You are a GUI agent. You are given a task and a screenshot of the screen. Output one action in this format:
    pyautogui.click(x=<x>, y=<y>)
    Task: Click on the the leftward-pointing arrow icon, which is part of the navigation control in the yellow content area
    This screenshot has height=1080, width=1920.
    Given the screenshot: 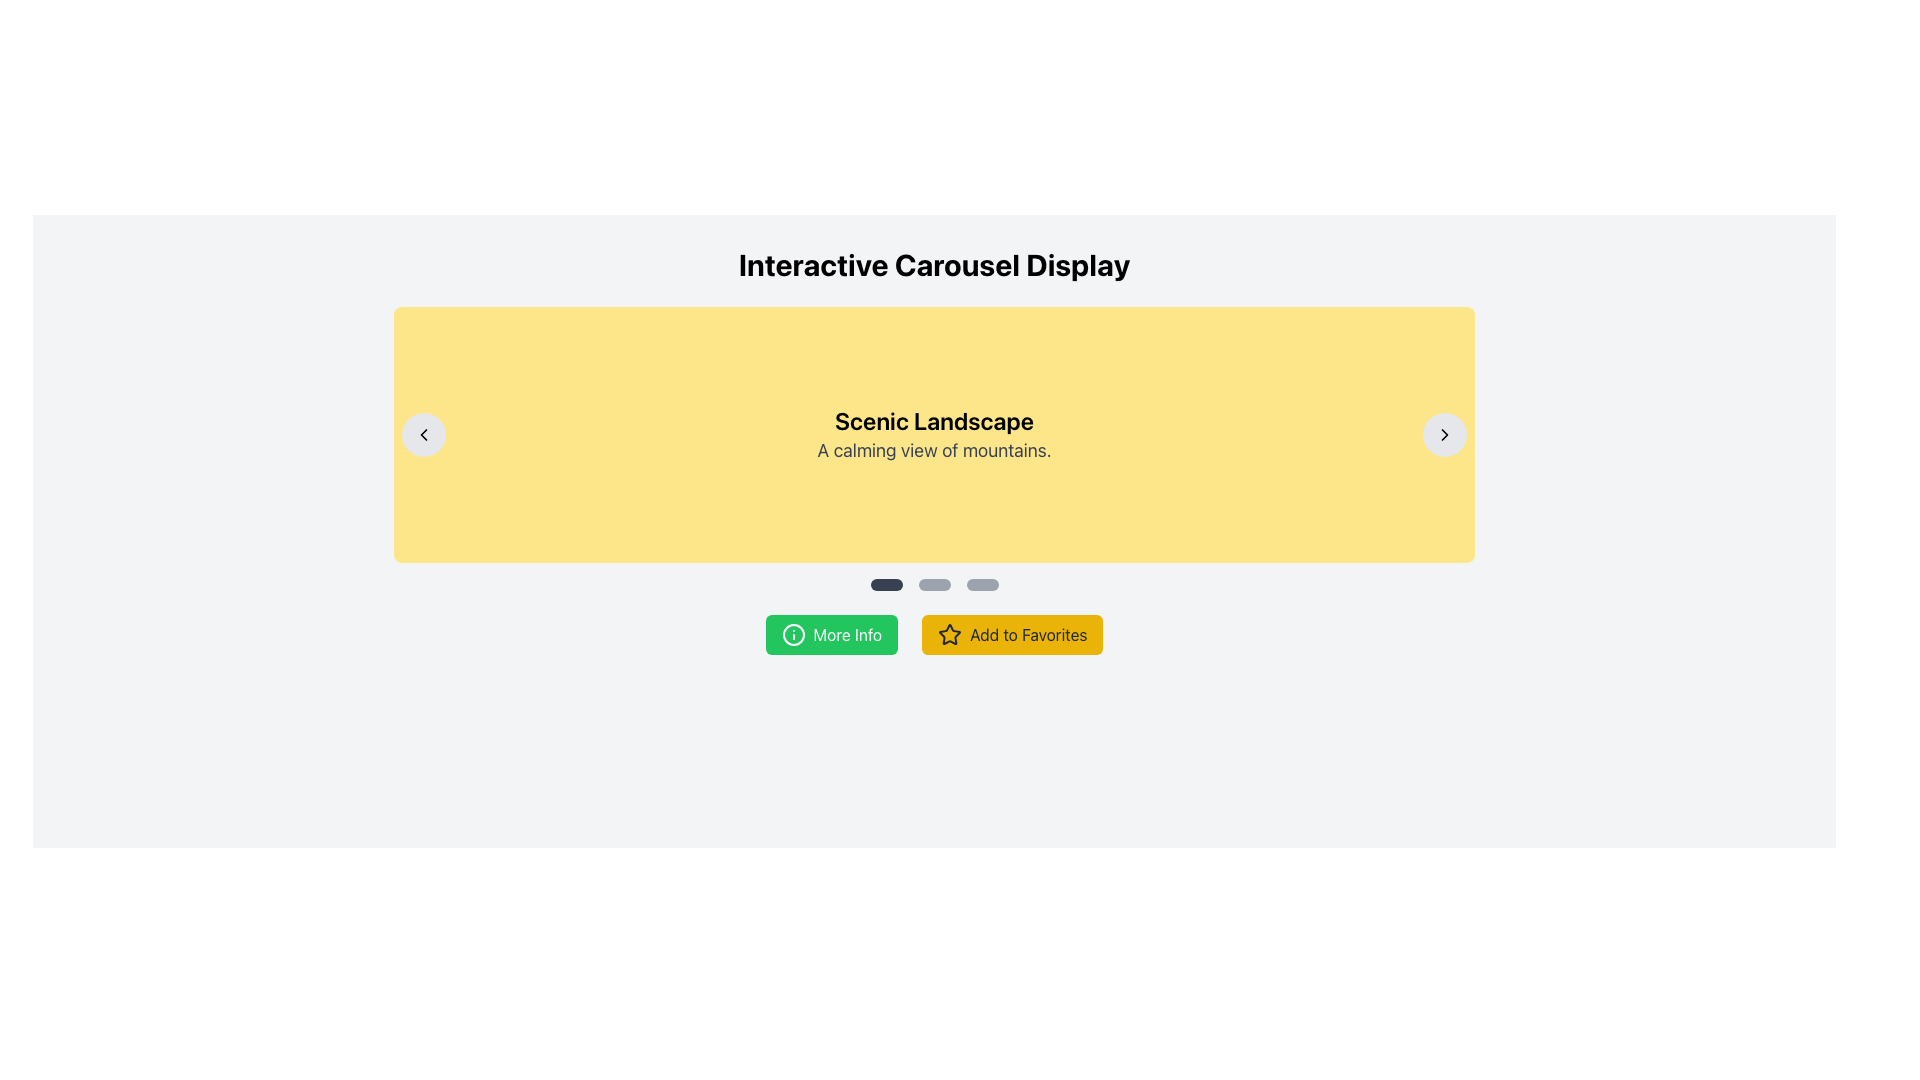 What is the action you would take?
    pyautogui.click(x=422, y=434)
    